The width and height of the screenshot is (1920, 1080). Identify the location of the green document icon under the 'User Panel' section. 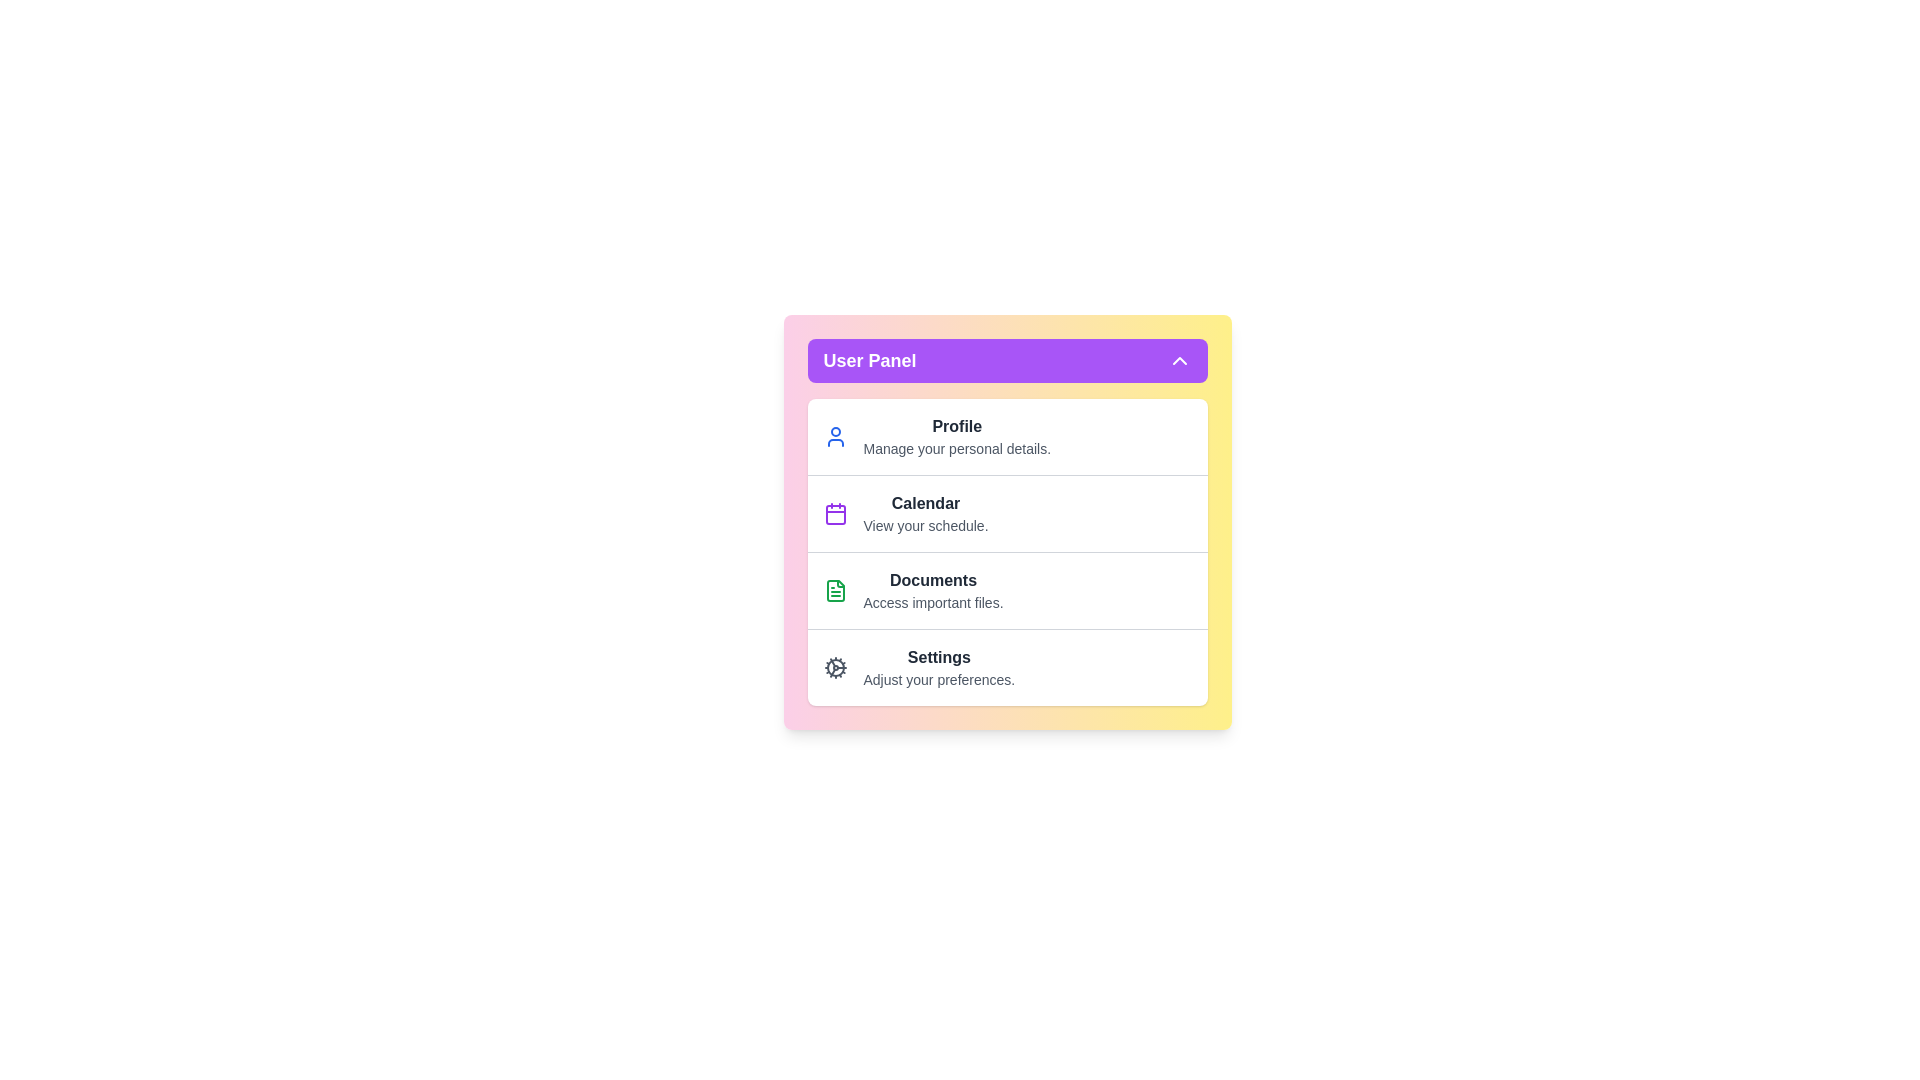
(835, 589).